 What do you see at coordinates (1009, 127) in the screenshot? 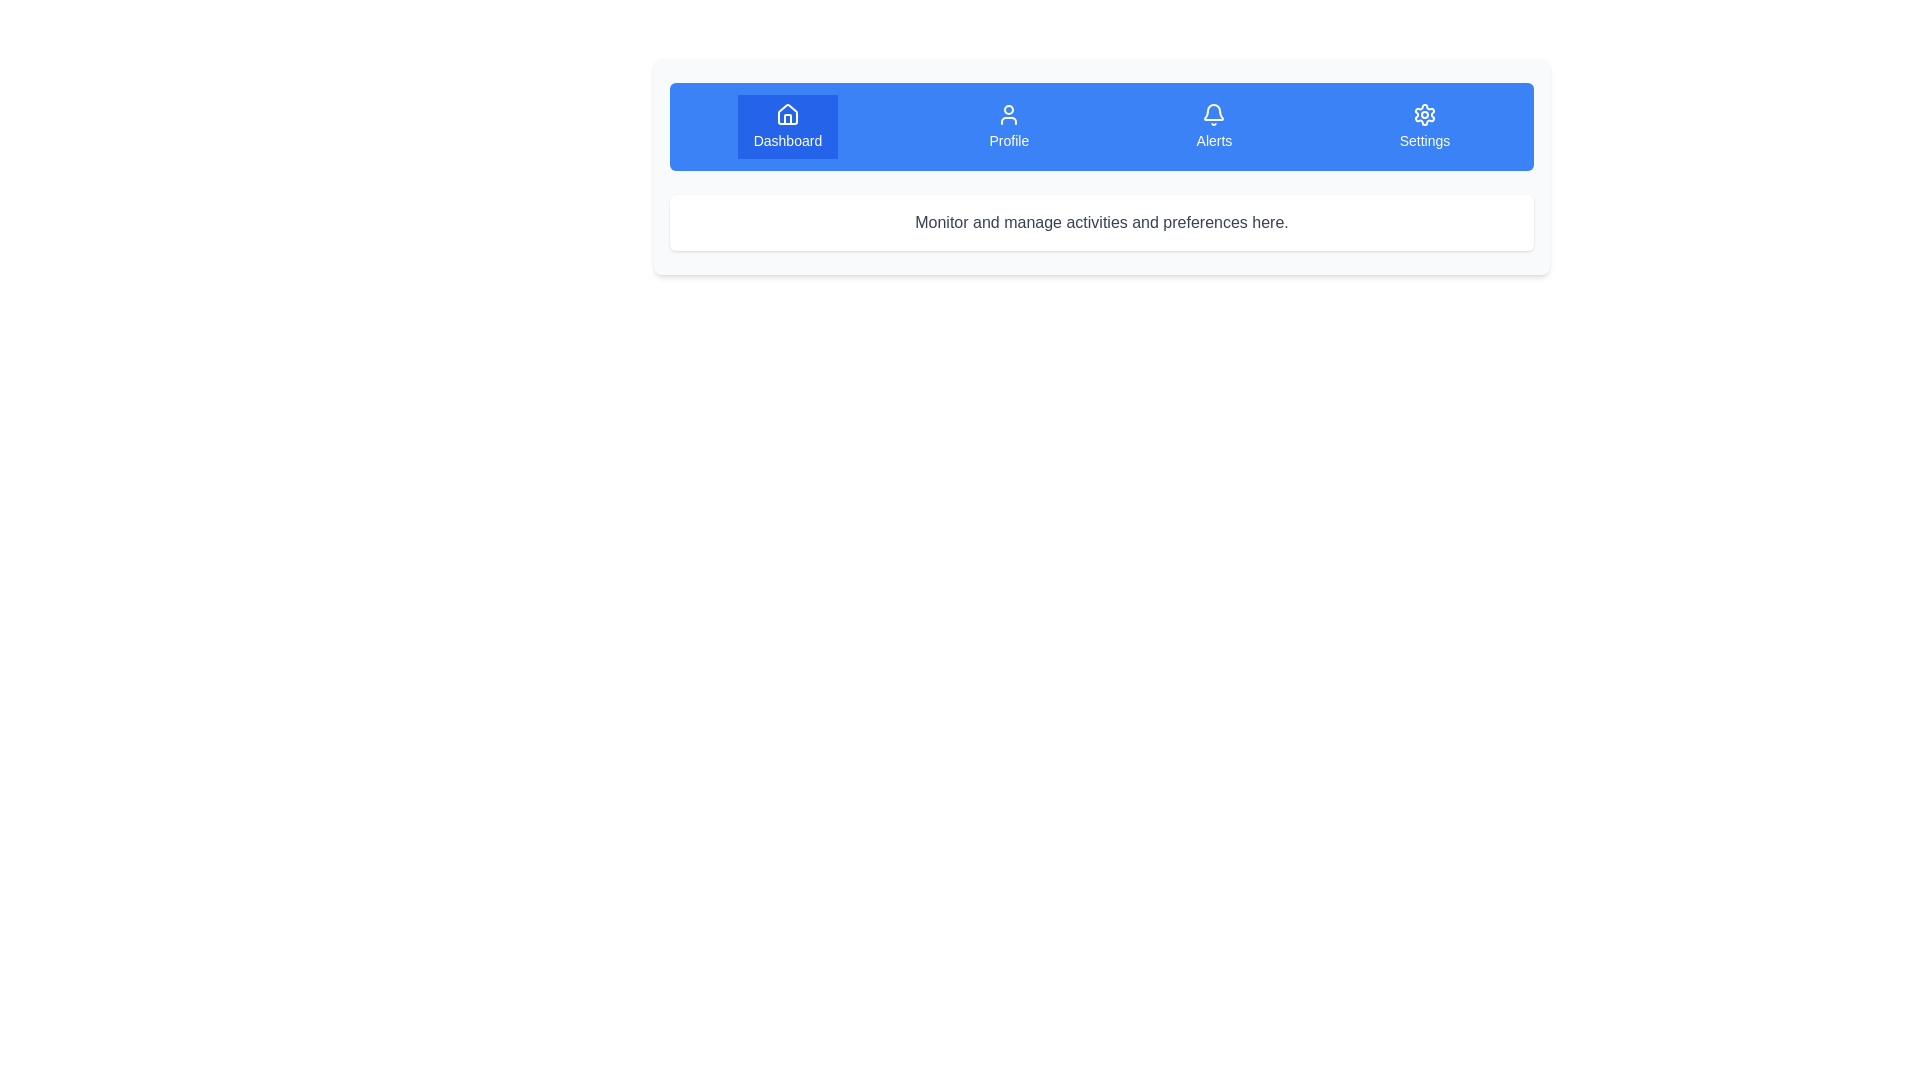
I see `the 'Profile' button, which has a blue background and white text, to observe the scaling animation` at bounding box center [1009, 127].